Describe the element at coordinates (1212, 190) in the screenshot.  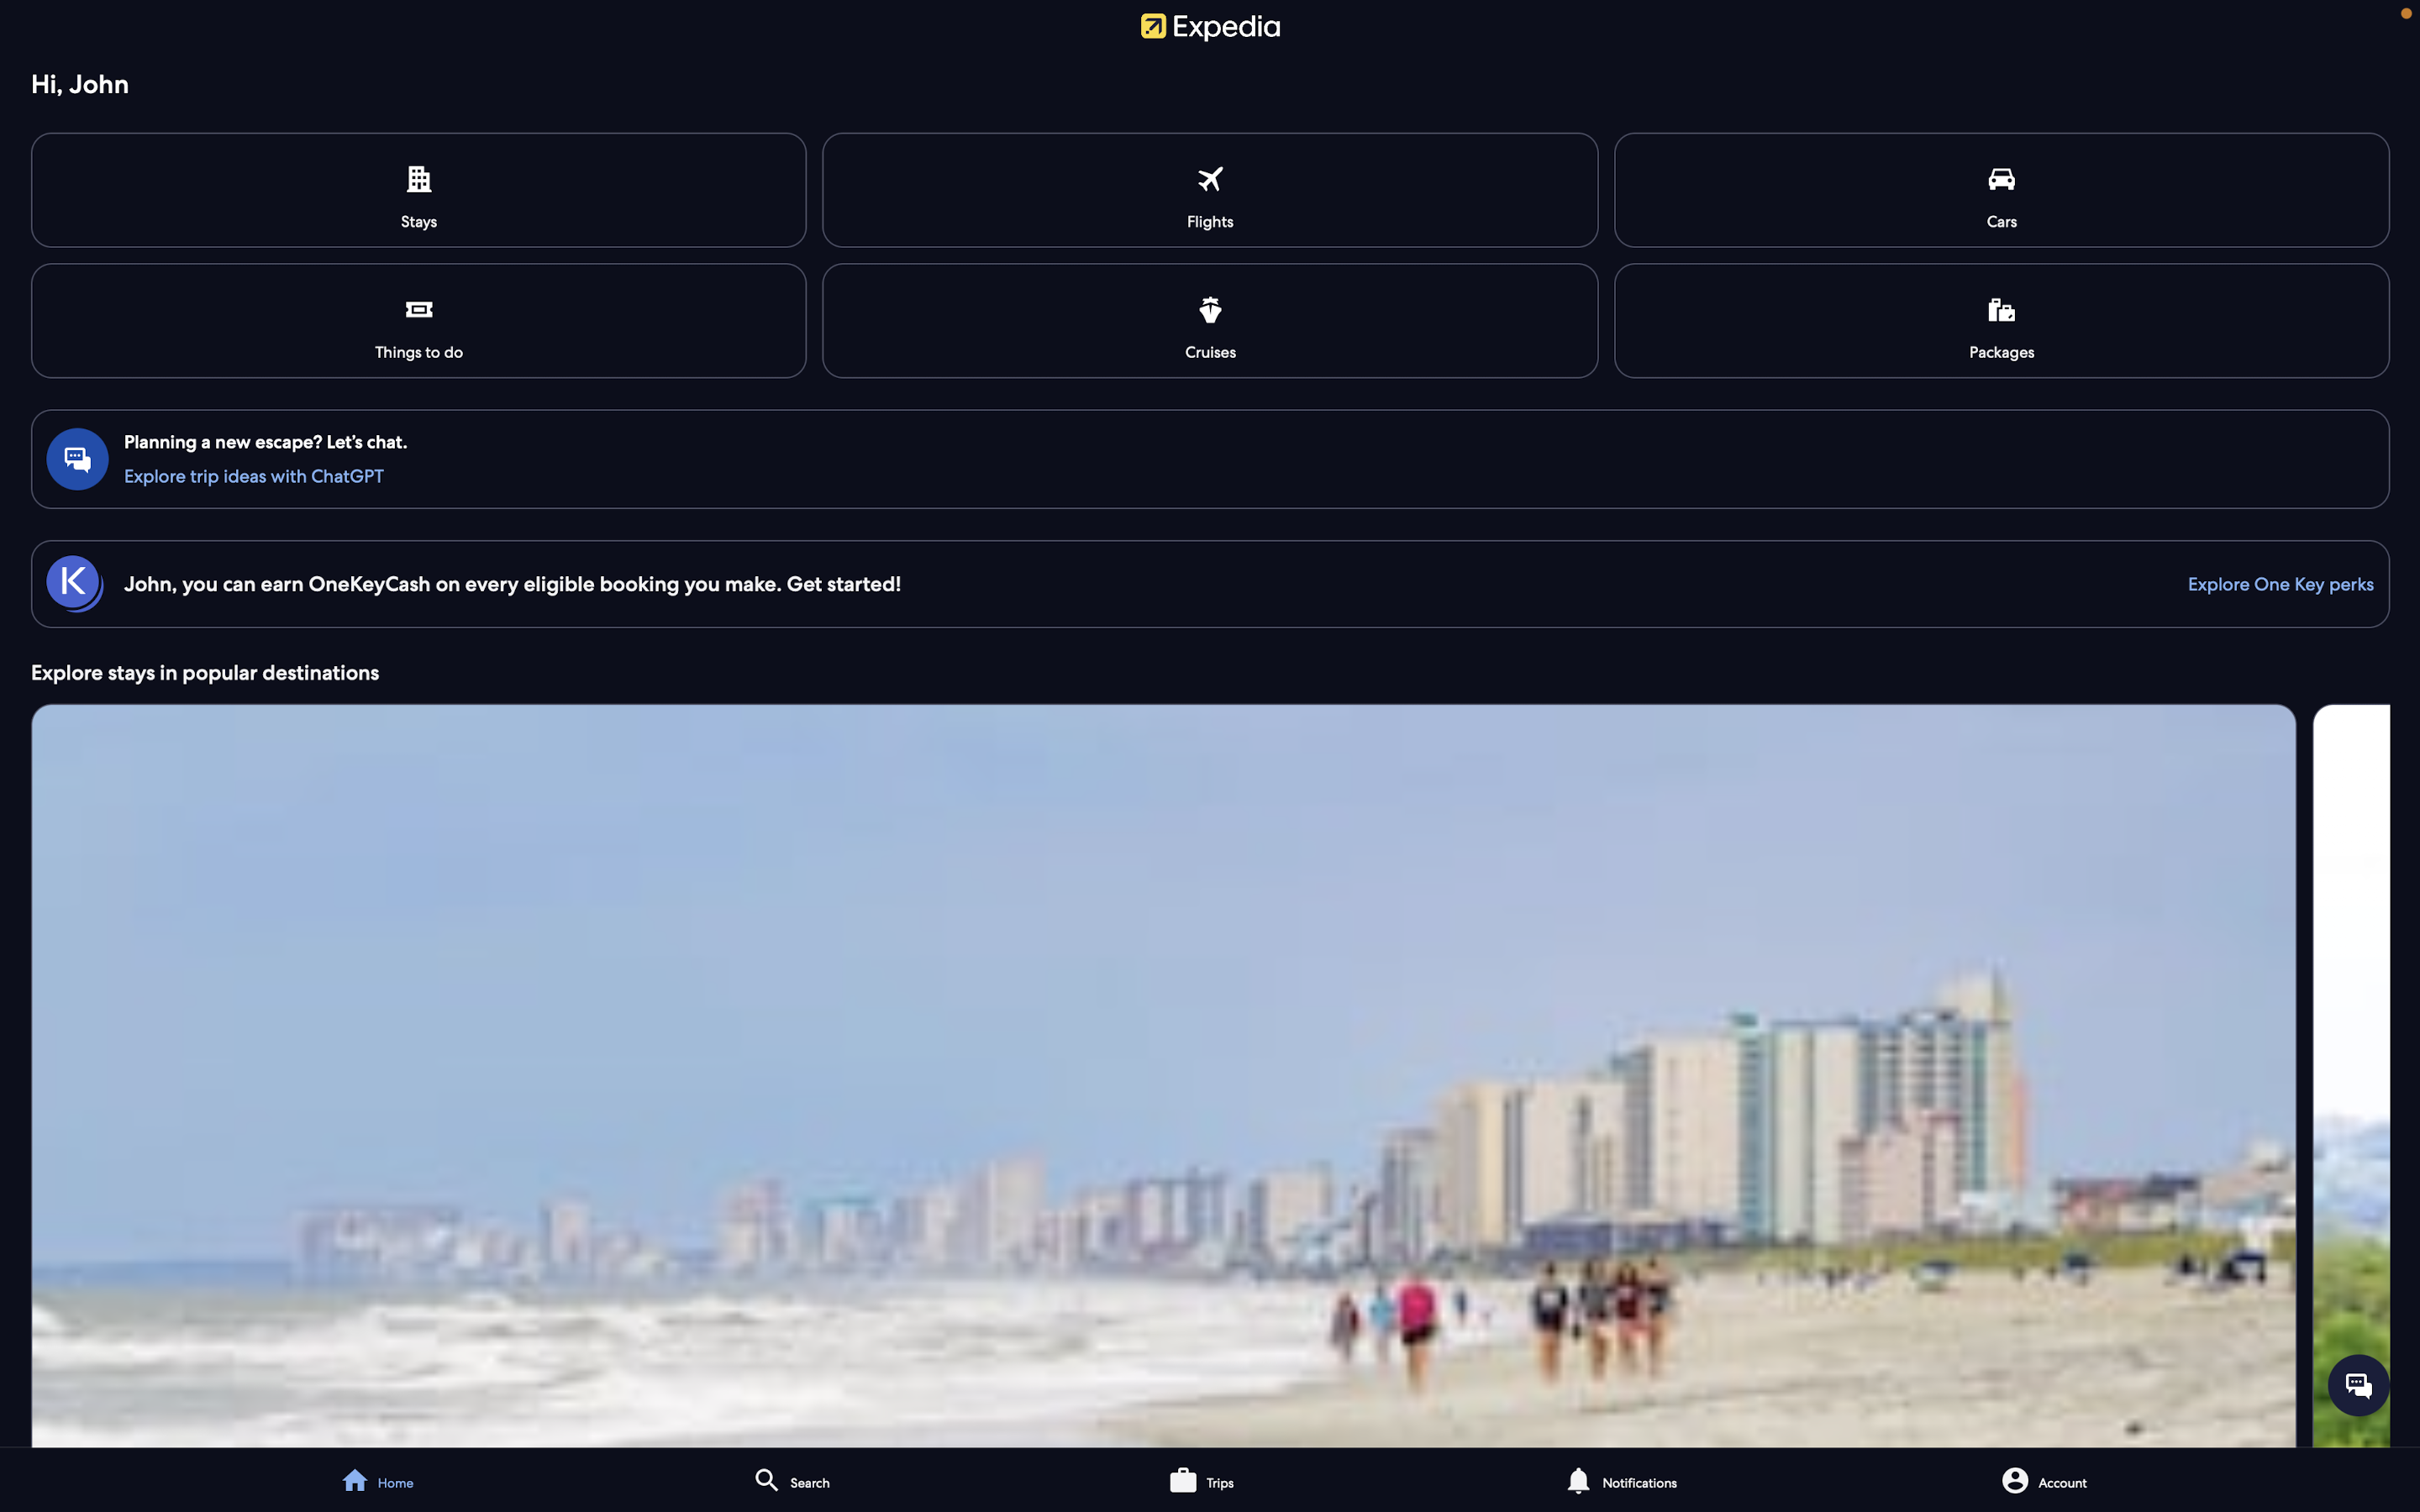
I see `a search for the flight identified as ABC1234` at that location.